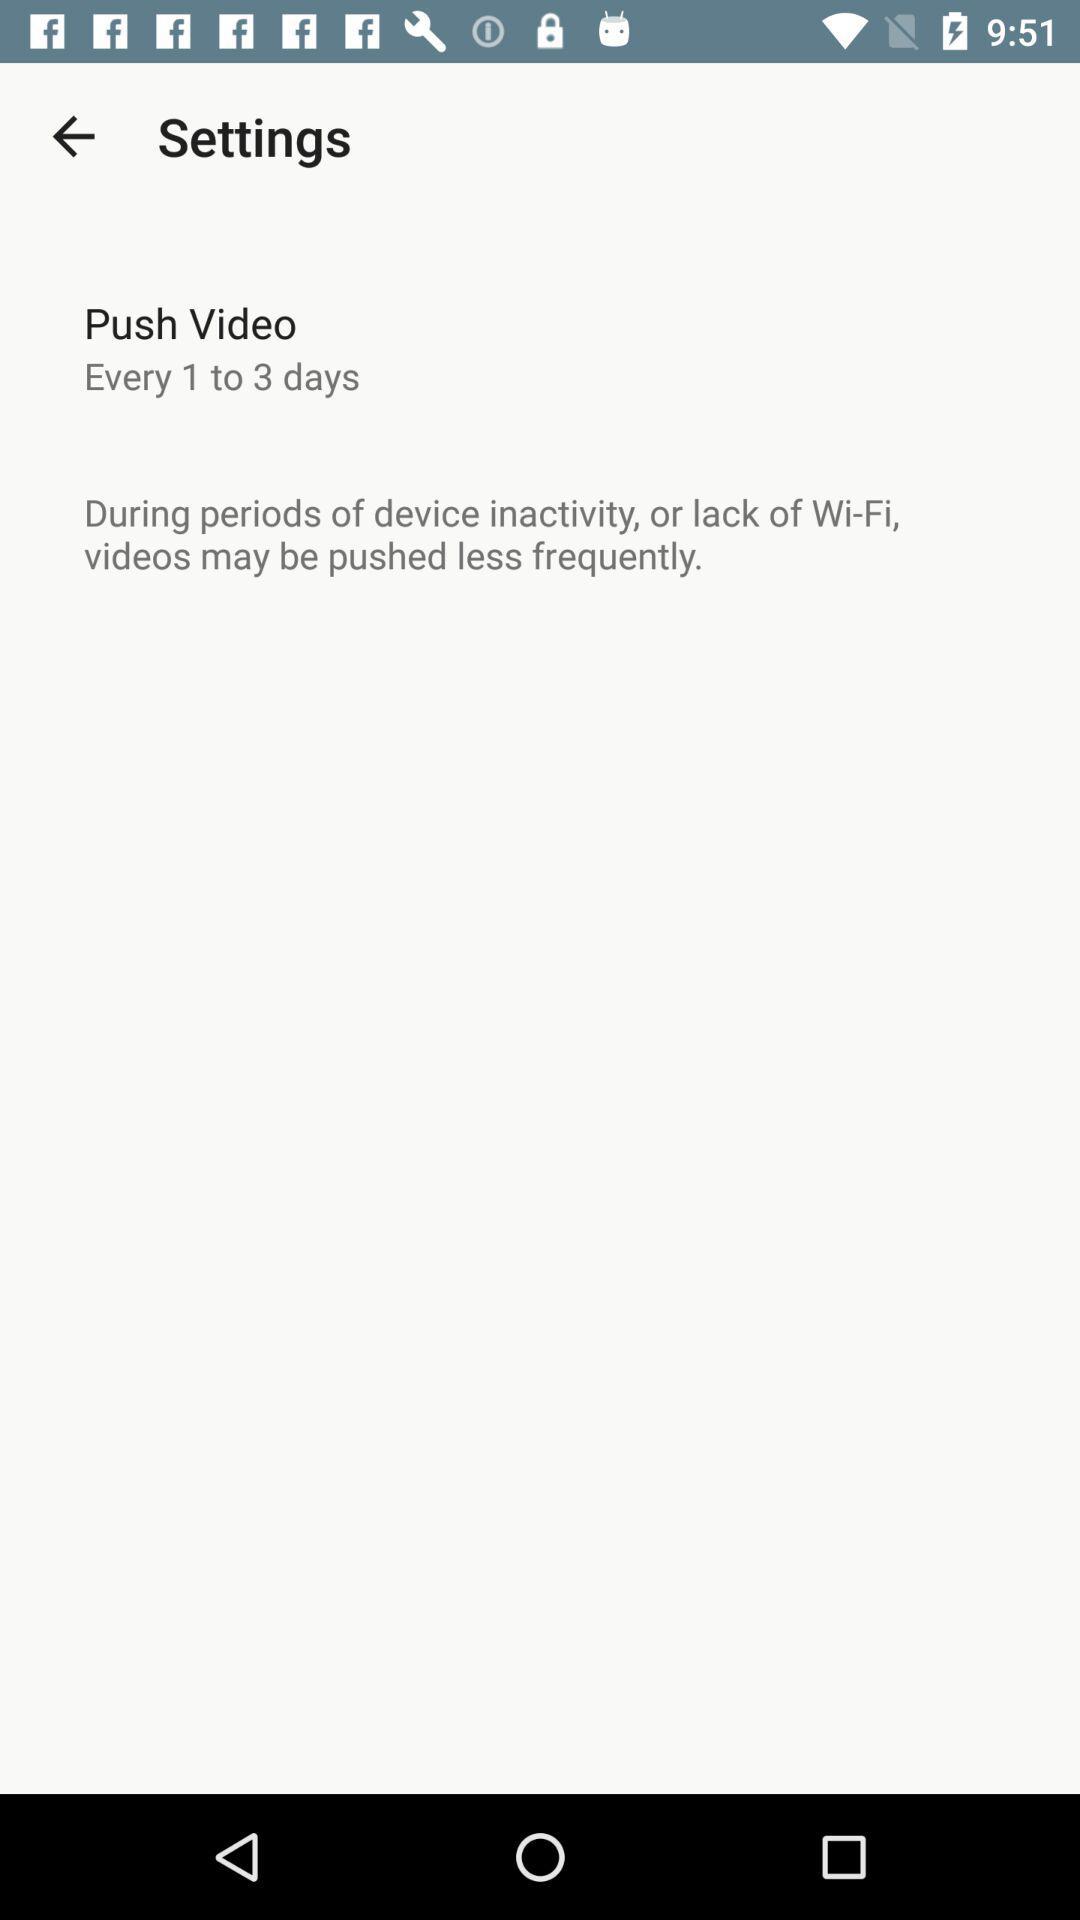 This screenshot has height=1920, width=1080. Describe the element at coordinates (540, 533) in the screenshot. I see `during periods of icon` at that location.